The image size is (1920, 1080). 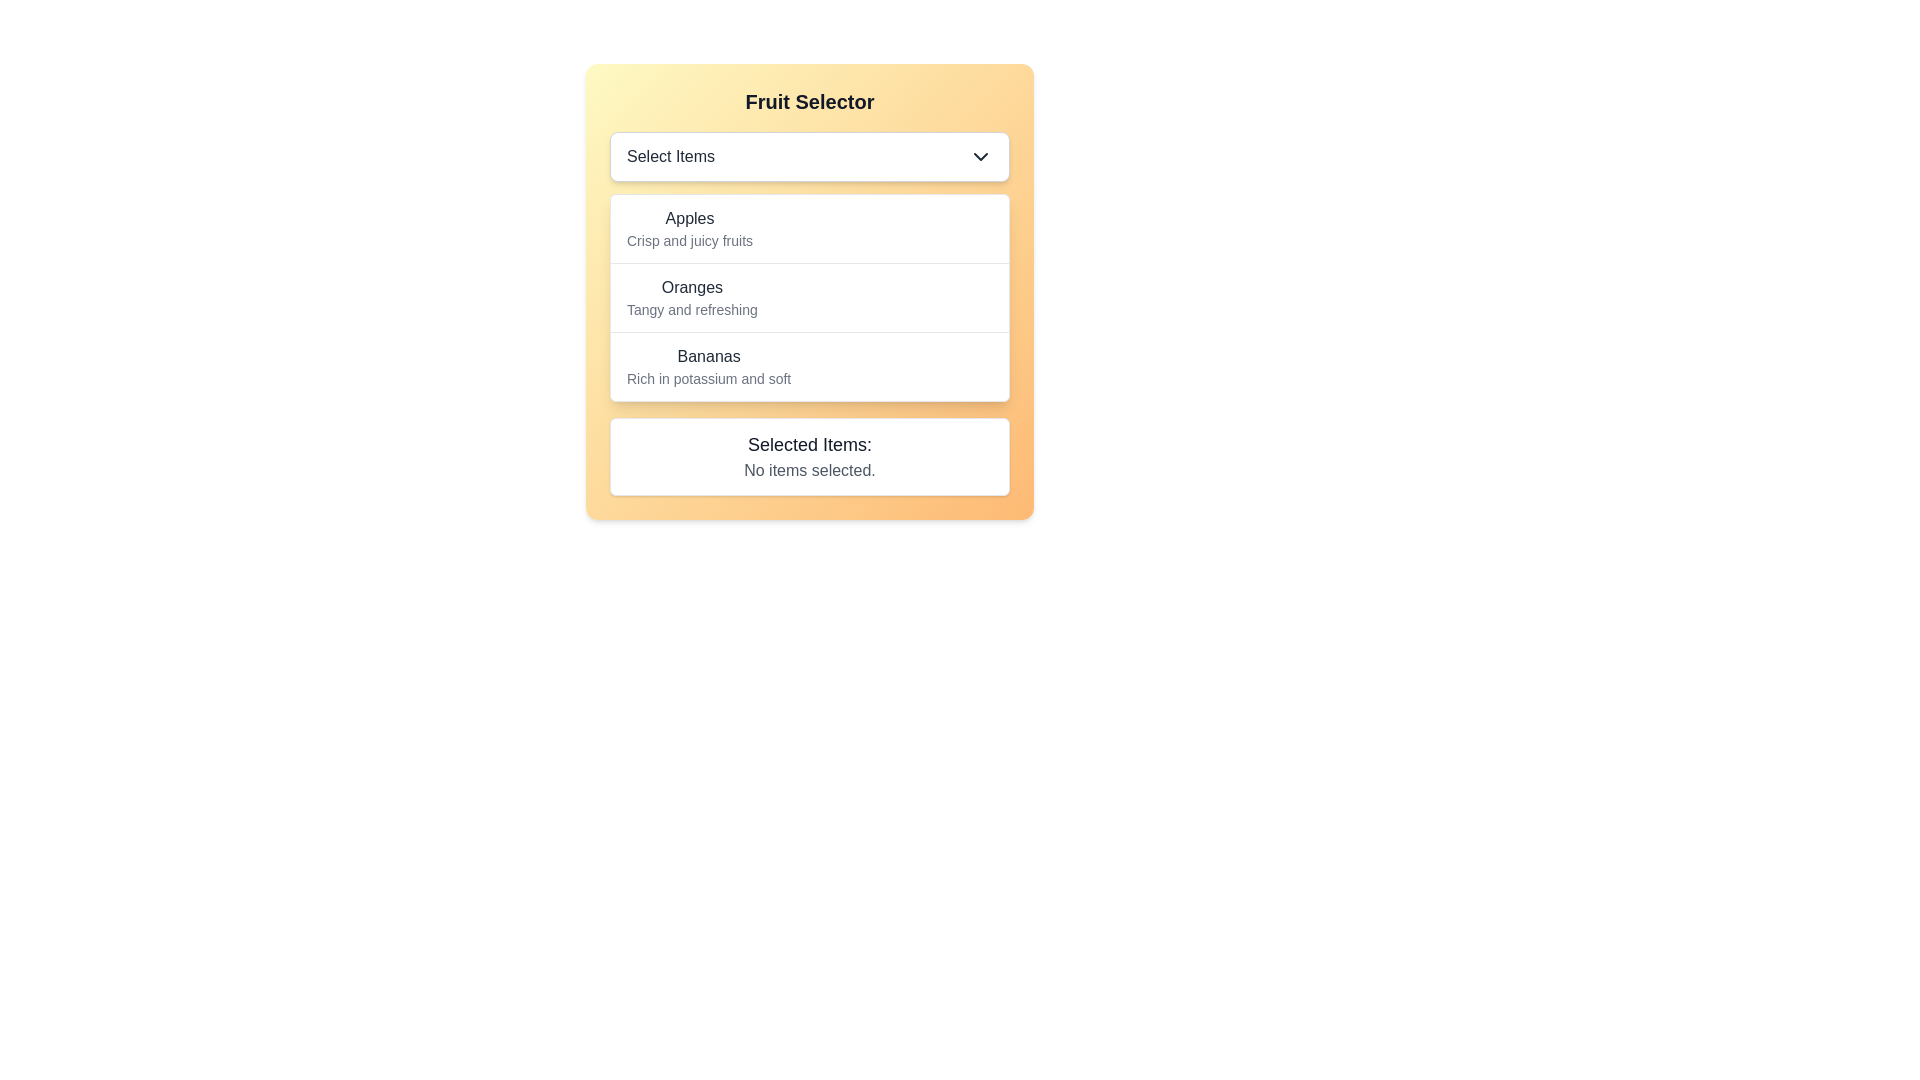 What do you see at coordinates (980, 156) in the screenshot?
I see `the Chevron icon, which is located on the far right of the 'Select Items' input field to toggle the dropdown menu visibility` at bounding box center [980, 156].